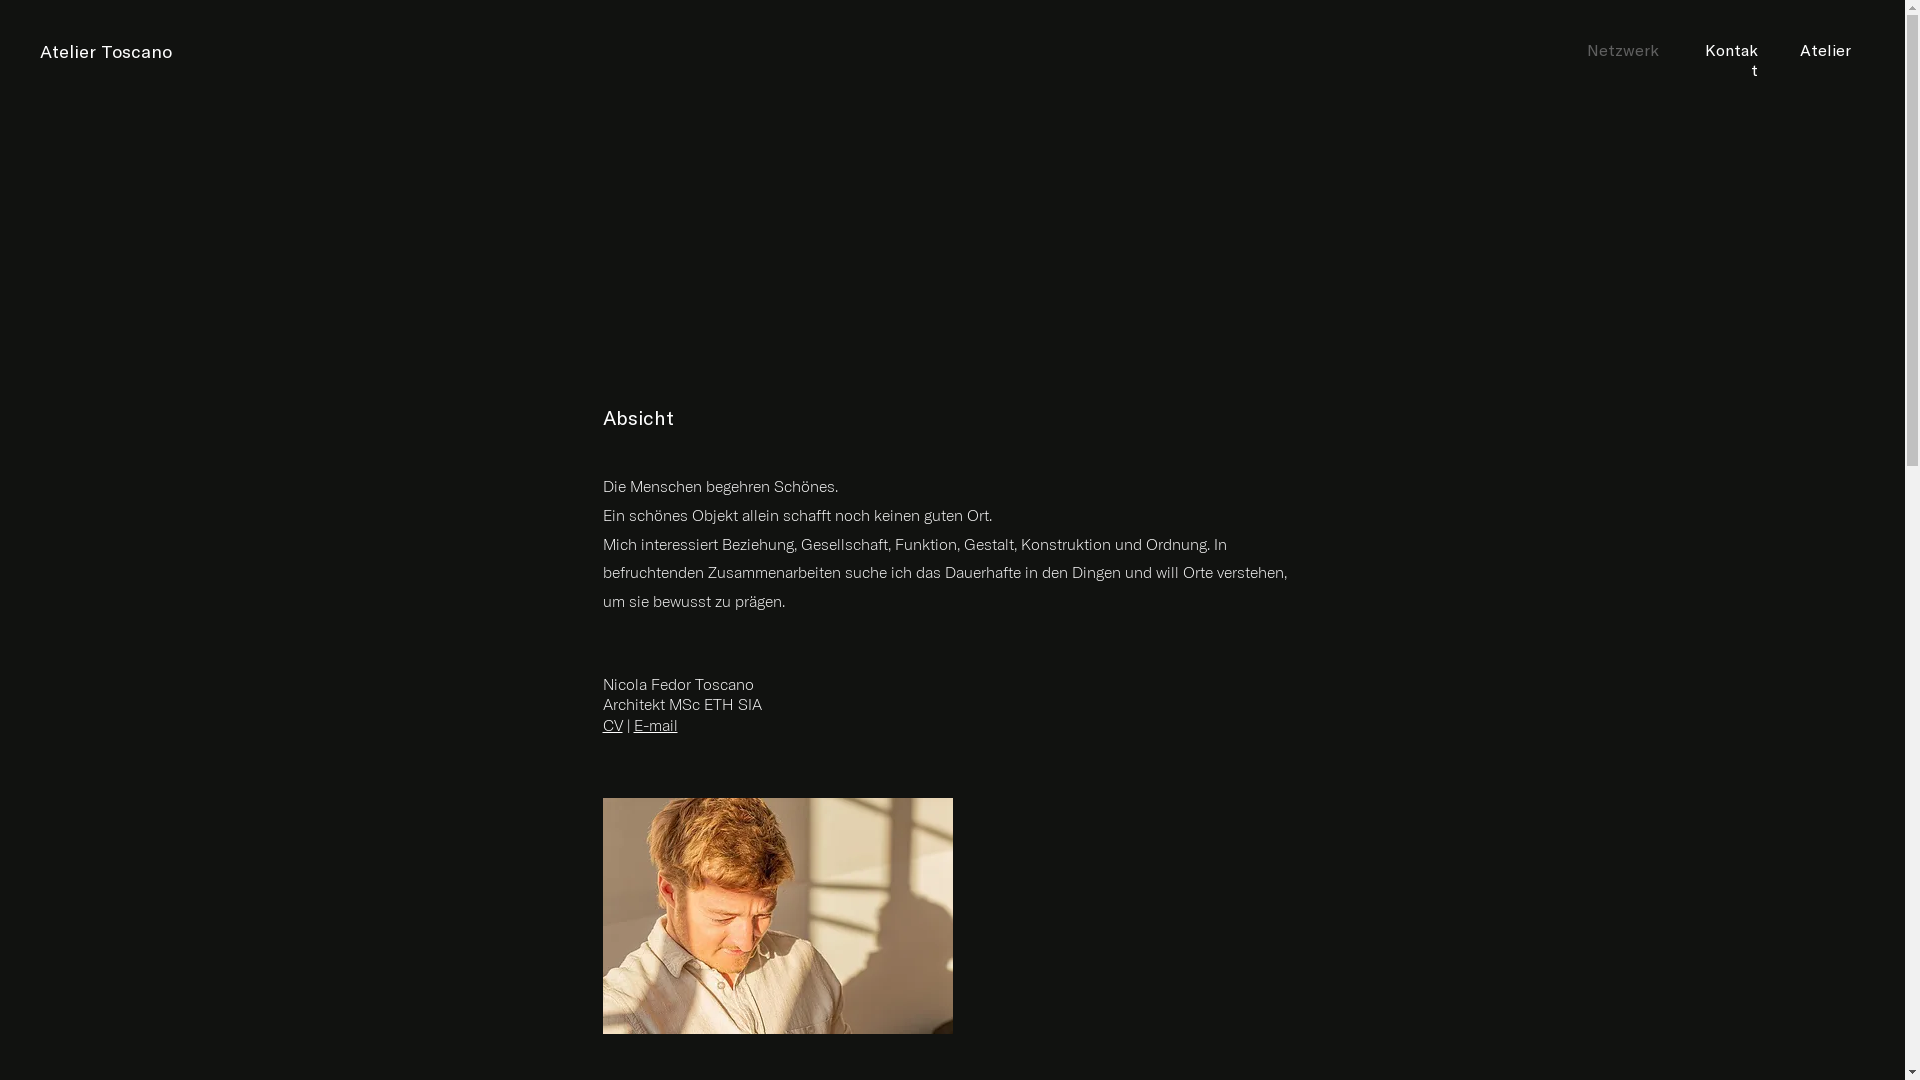 The image size is (1920, 1080). What do you see at coordinates (104, 50) in the screenshot?
I see `'Atelier Toscano'` at bounding box center [104, 50].